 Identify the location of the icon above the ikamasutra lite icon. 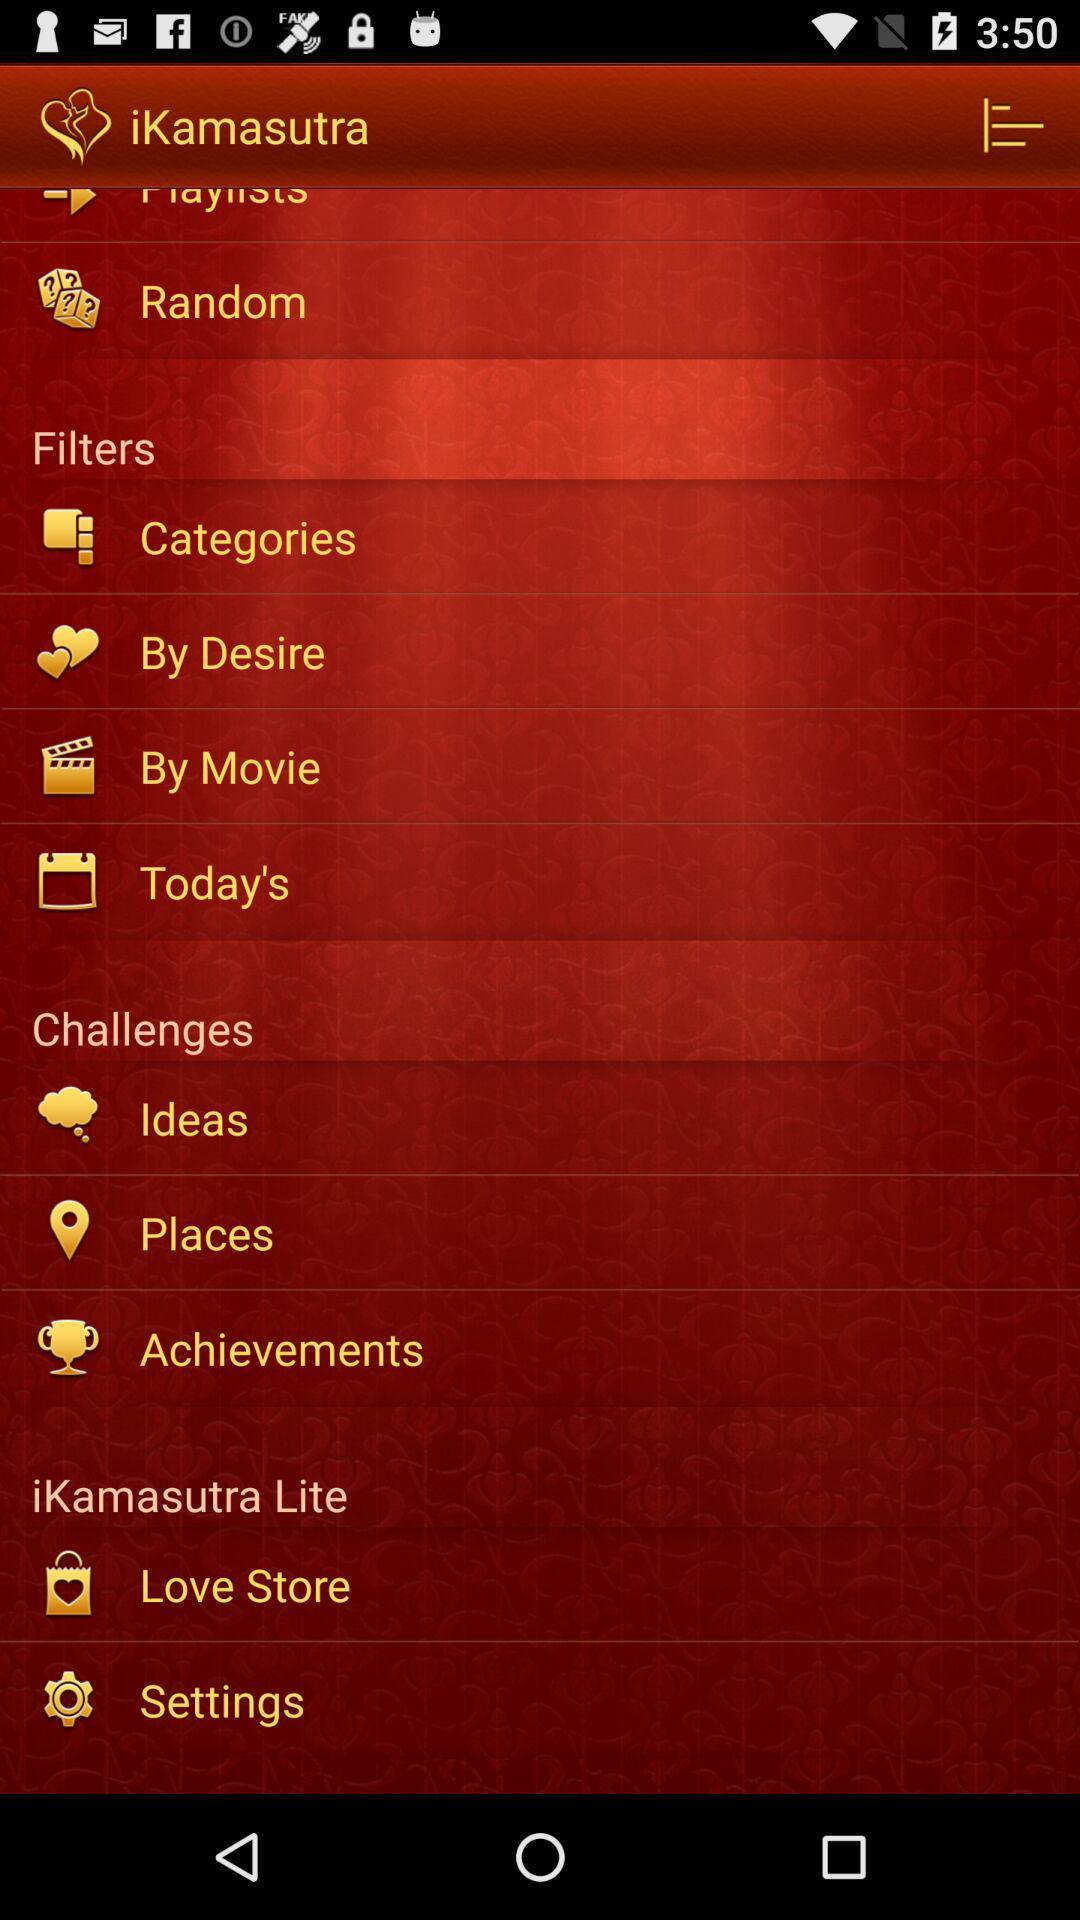
(595, 1348).